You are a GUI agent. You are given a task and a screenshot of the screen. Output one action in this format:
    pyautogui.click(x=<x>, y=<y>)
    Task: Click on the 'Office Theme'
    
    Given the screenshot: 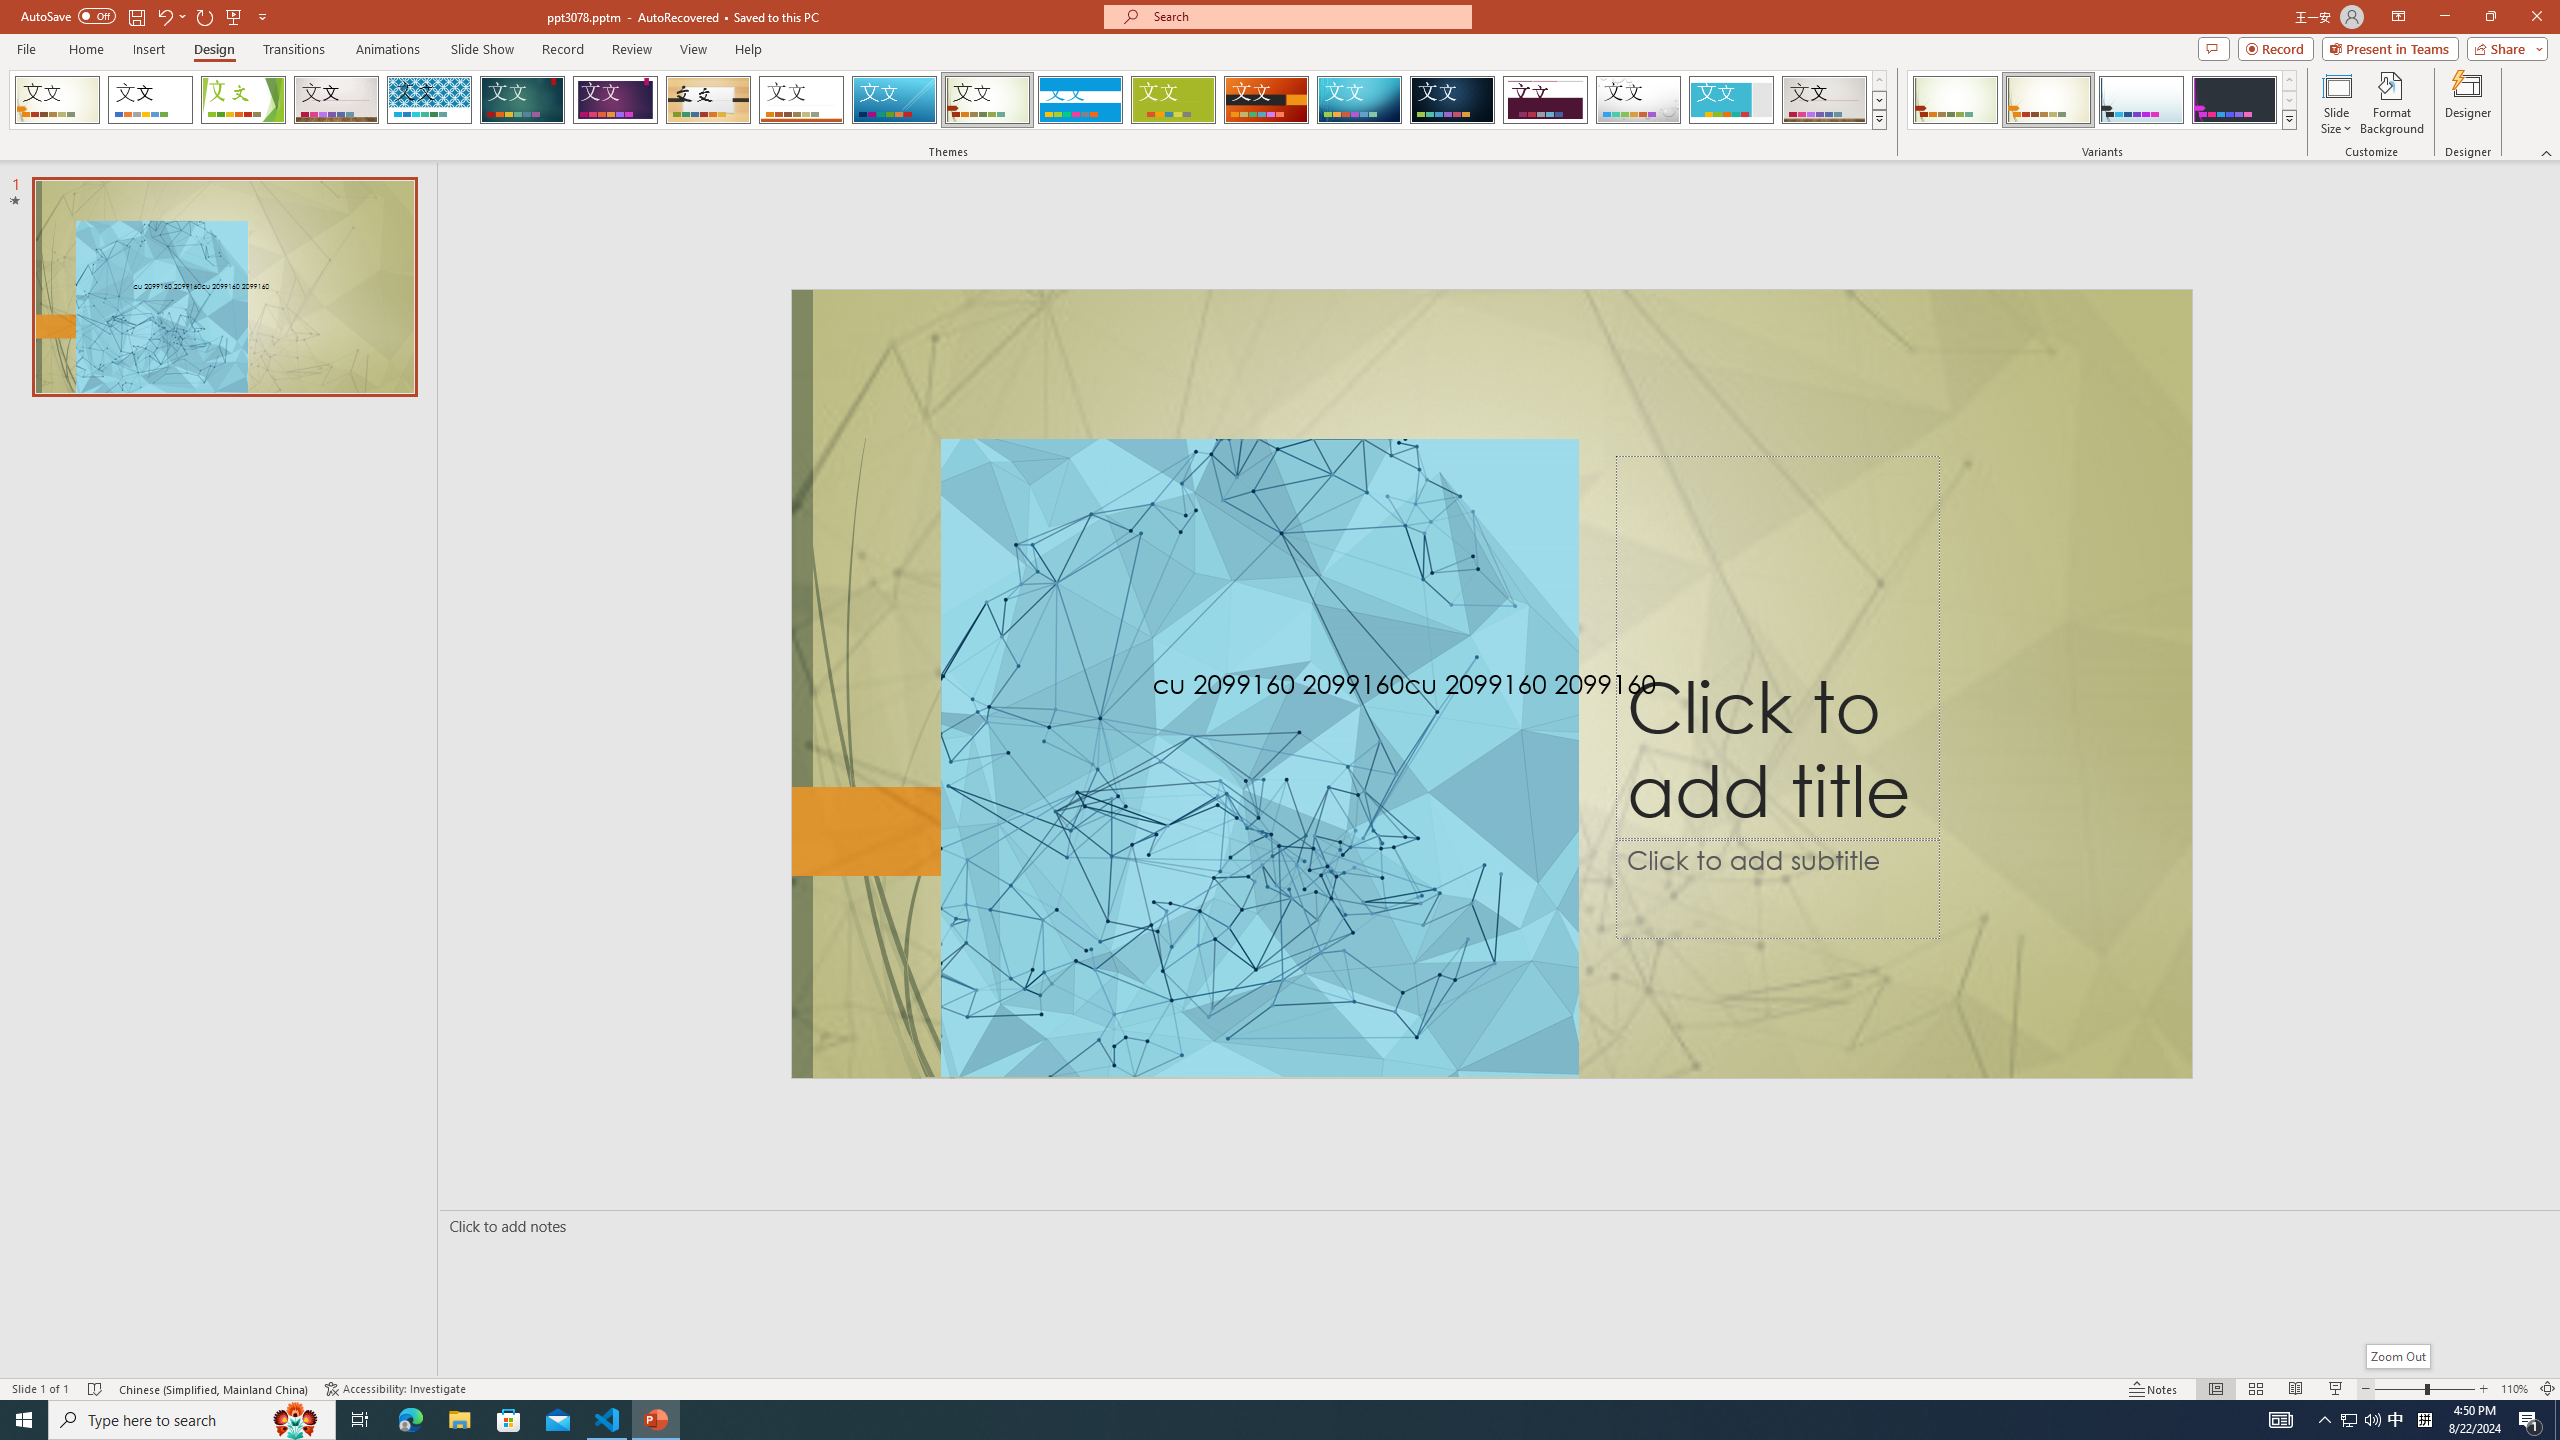 What is the action you would take?
    pyautogui.click(x=150, y=99)
    